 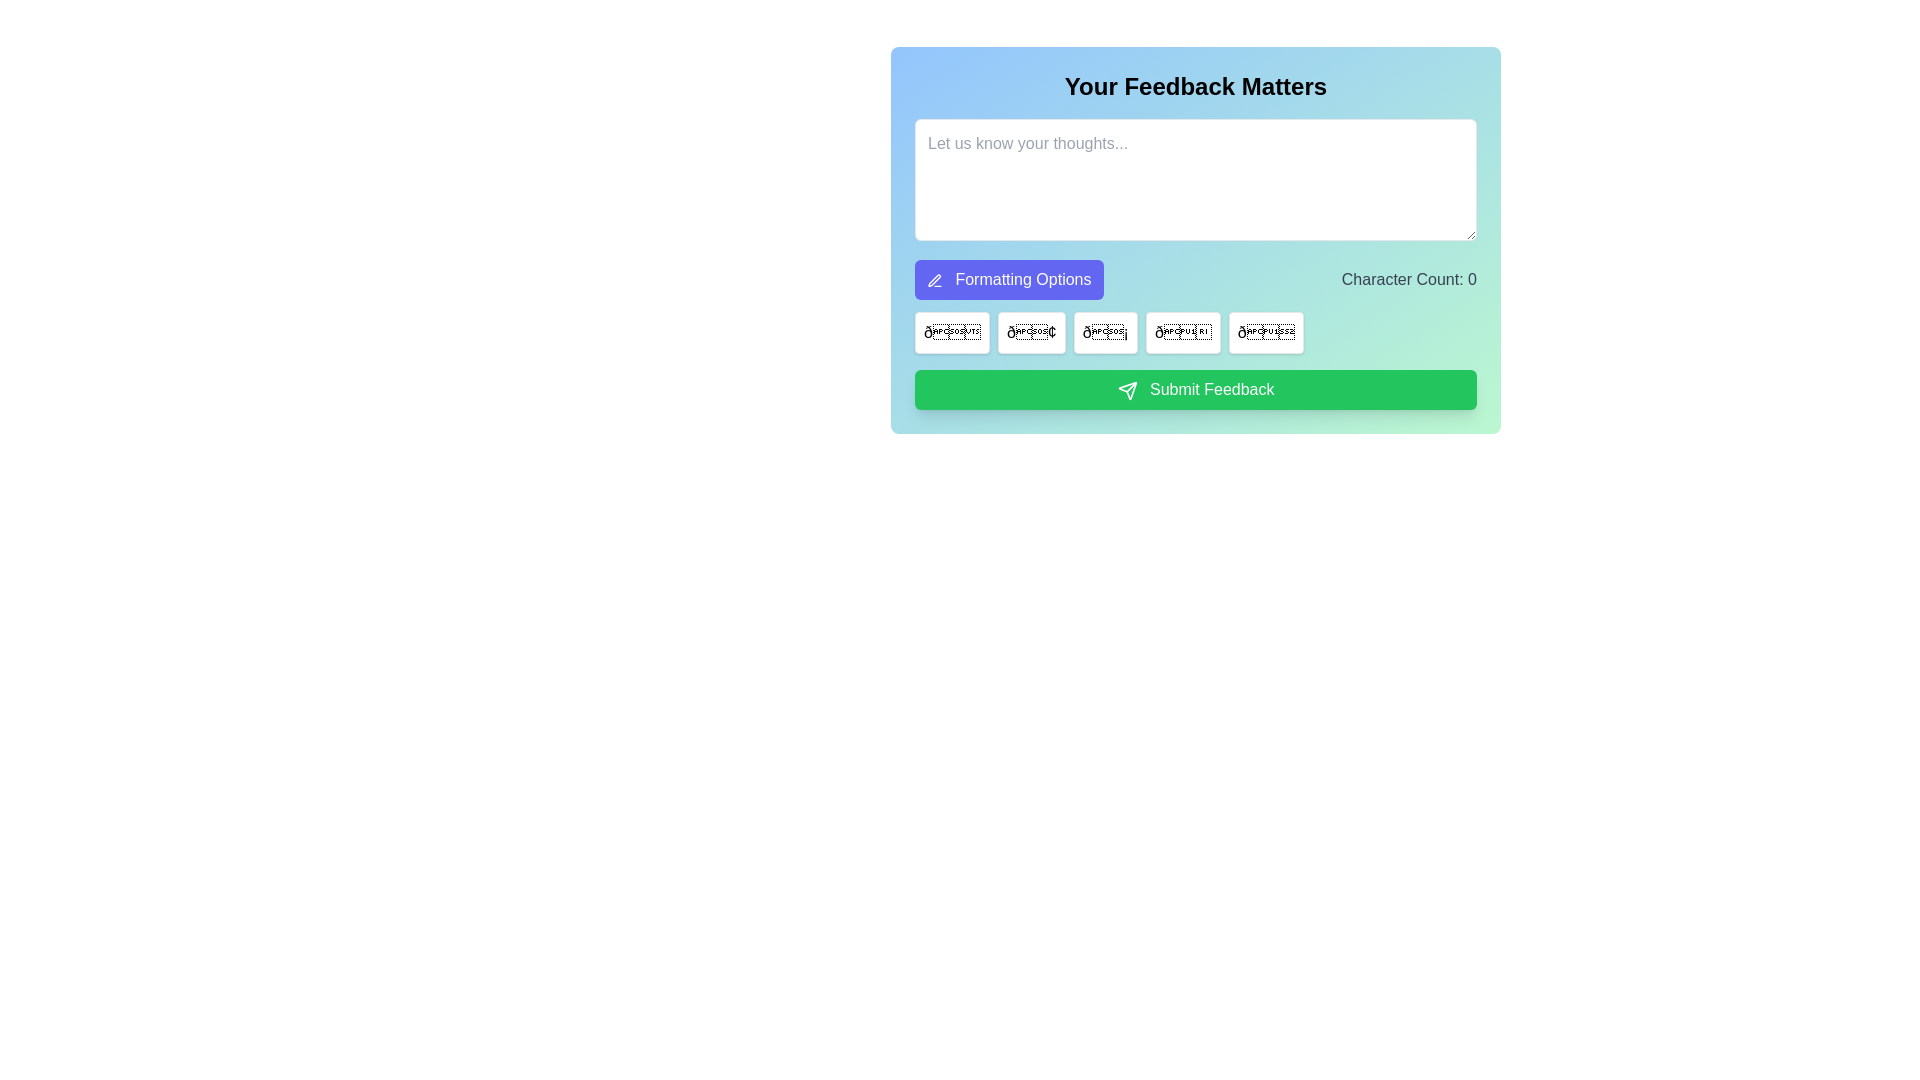 What do you see at coordinates (1031, 331) in the screenshot?
I see `the square-shaped button with a white background and a sad face emoji, which is the second button in a row of five aligned buttons` at bounding box center [1031, 331].